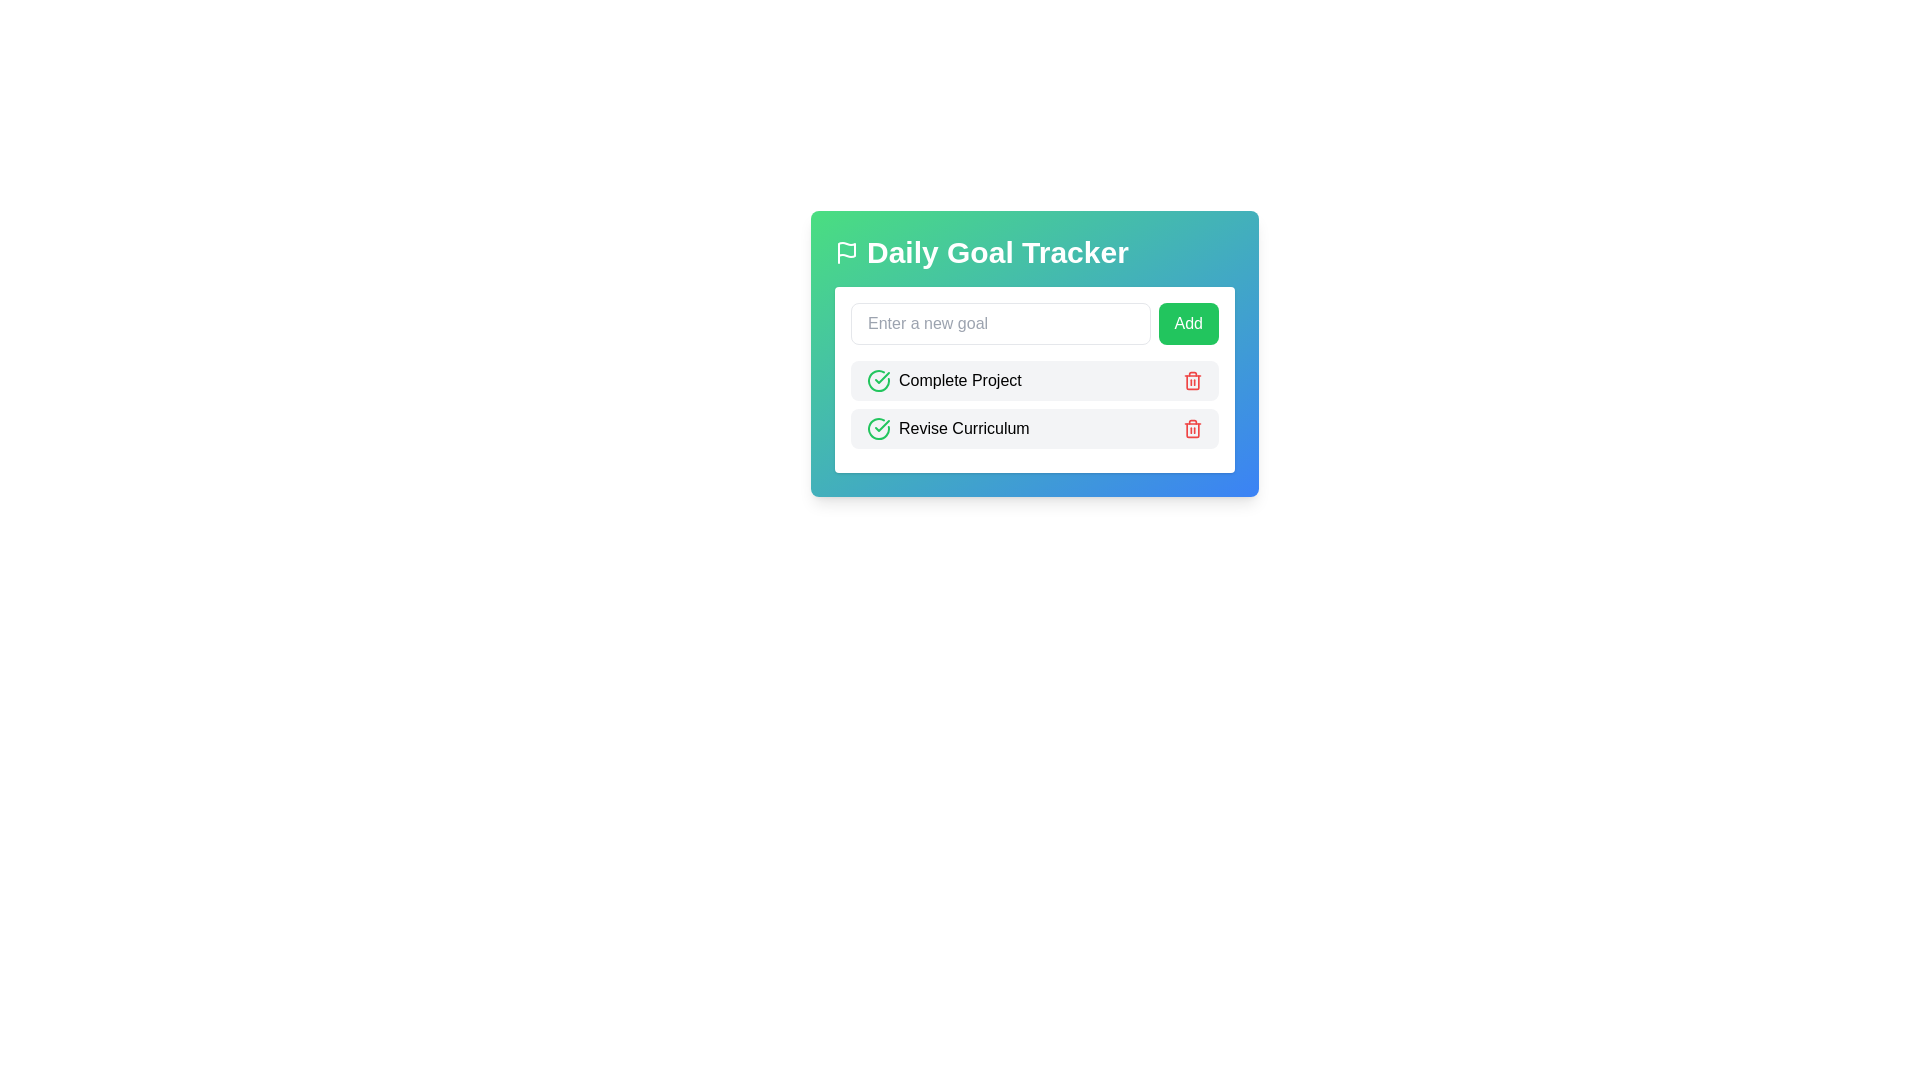 The height and width of the screenshot is (1080, 1920). Describe the element at coordinates (943, 381) in the screenshot. I see `the check icon of the completed task labeled 'Complete Project' in the 'Daily Goal Tracker' to modify its completion status` at that location.